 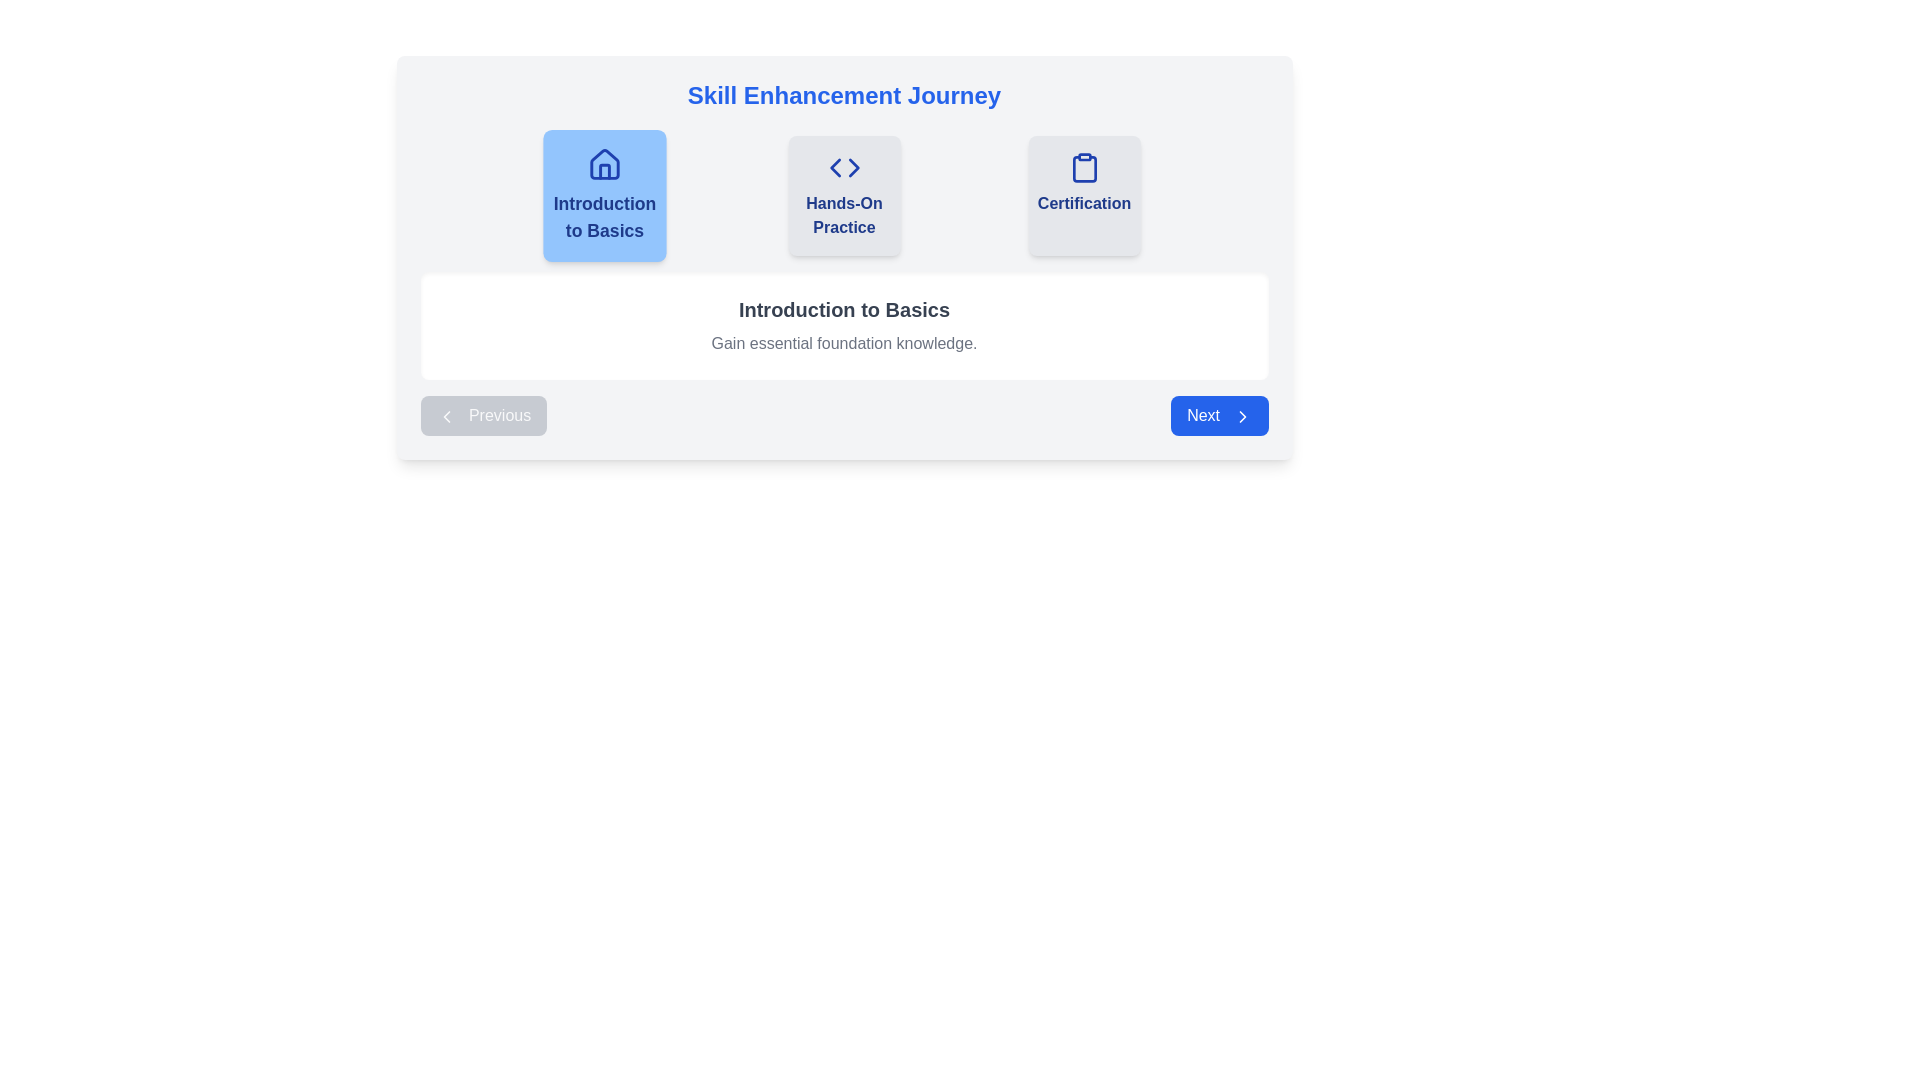 I want to click on the clipboard icon located at the top center of the 'Certification' card, which is the third card in a row of three options, so click(x=1083, y=167).